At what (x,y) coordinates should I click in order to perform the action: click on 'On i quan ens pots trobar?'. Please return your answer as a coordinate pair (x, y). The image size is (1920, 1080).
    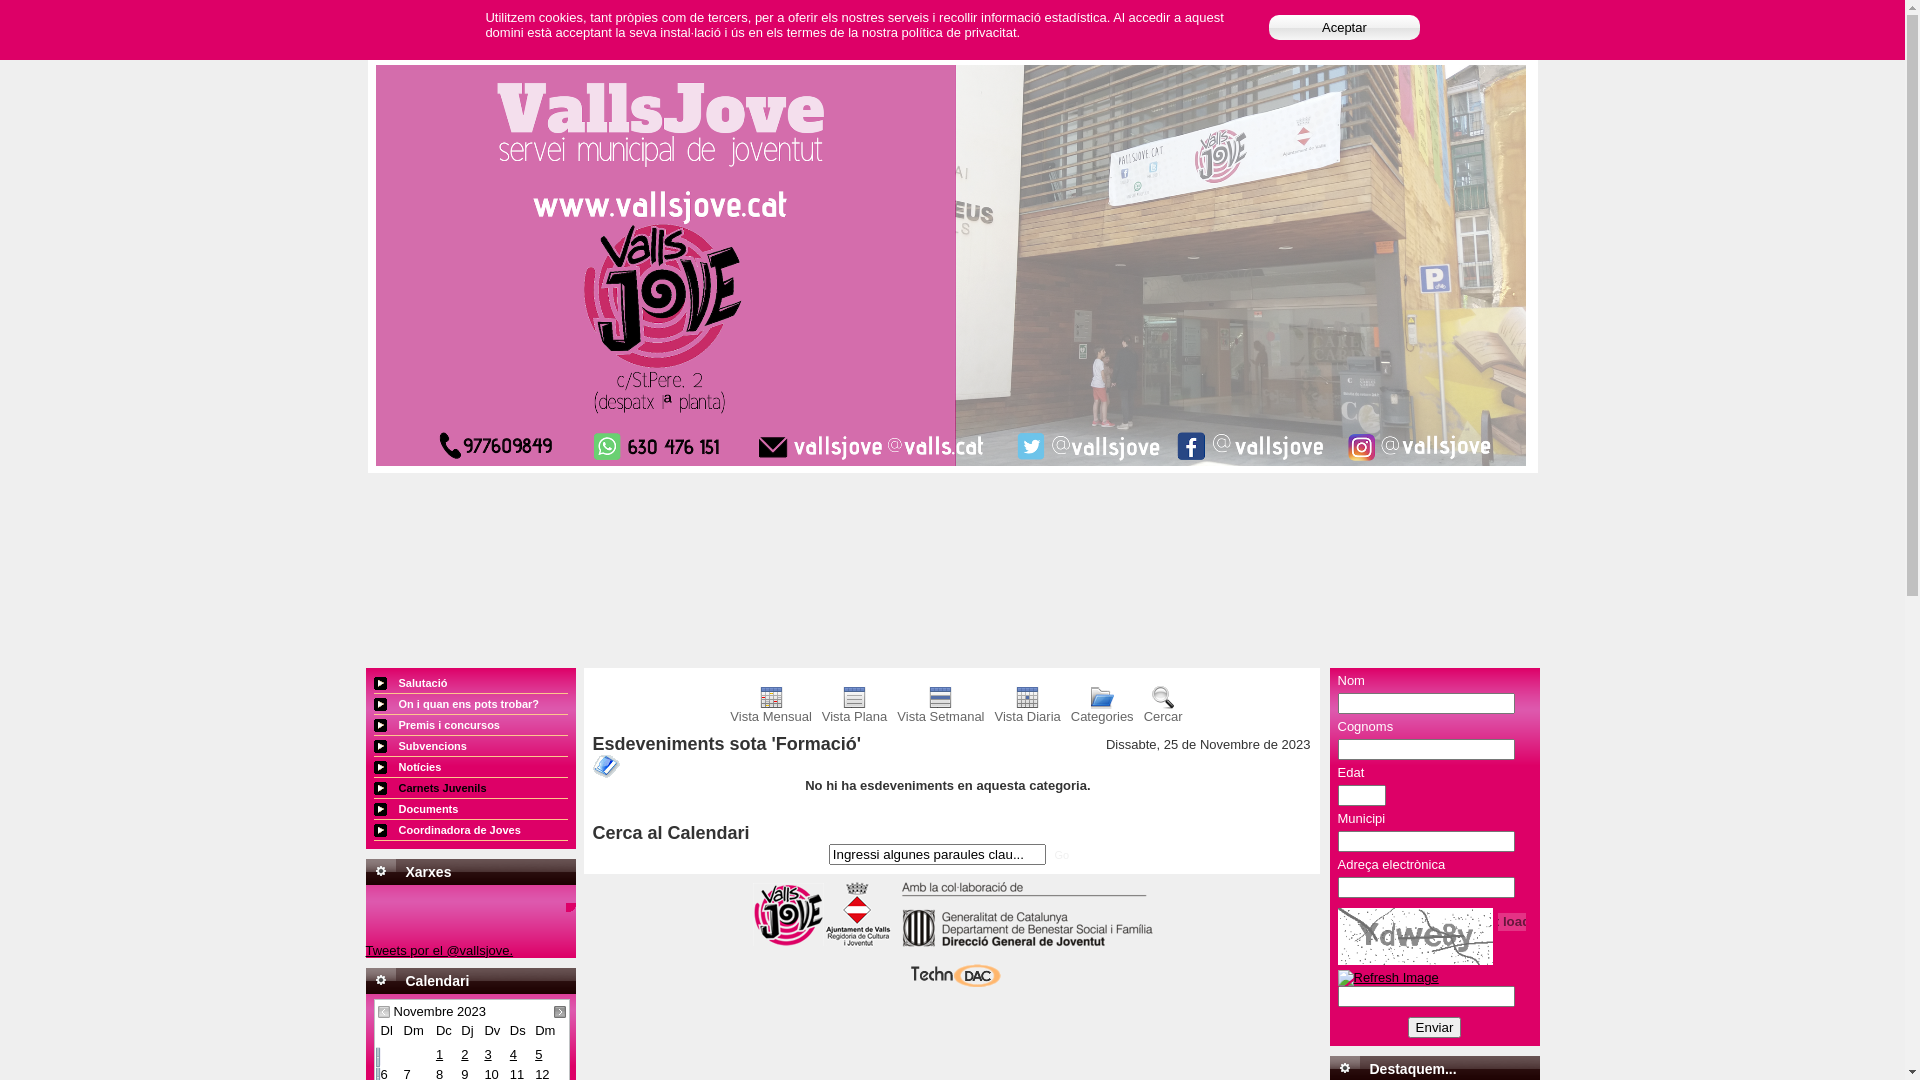
    Looking at the image, I should click on (374, 703).